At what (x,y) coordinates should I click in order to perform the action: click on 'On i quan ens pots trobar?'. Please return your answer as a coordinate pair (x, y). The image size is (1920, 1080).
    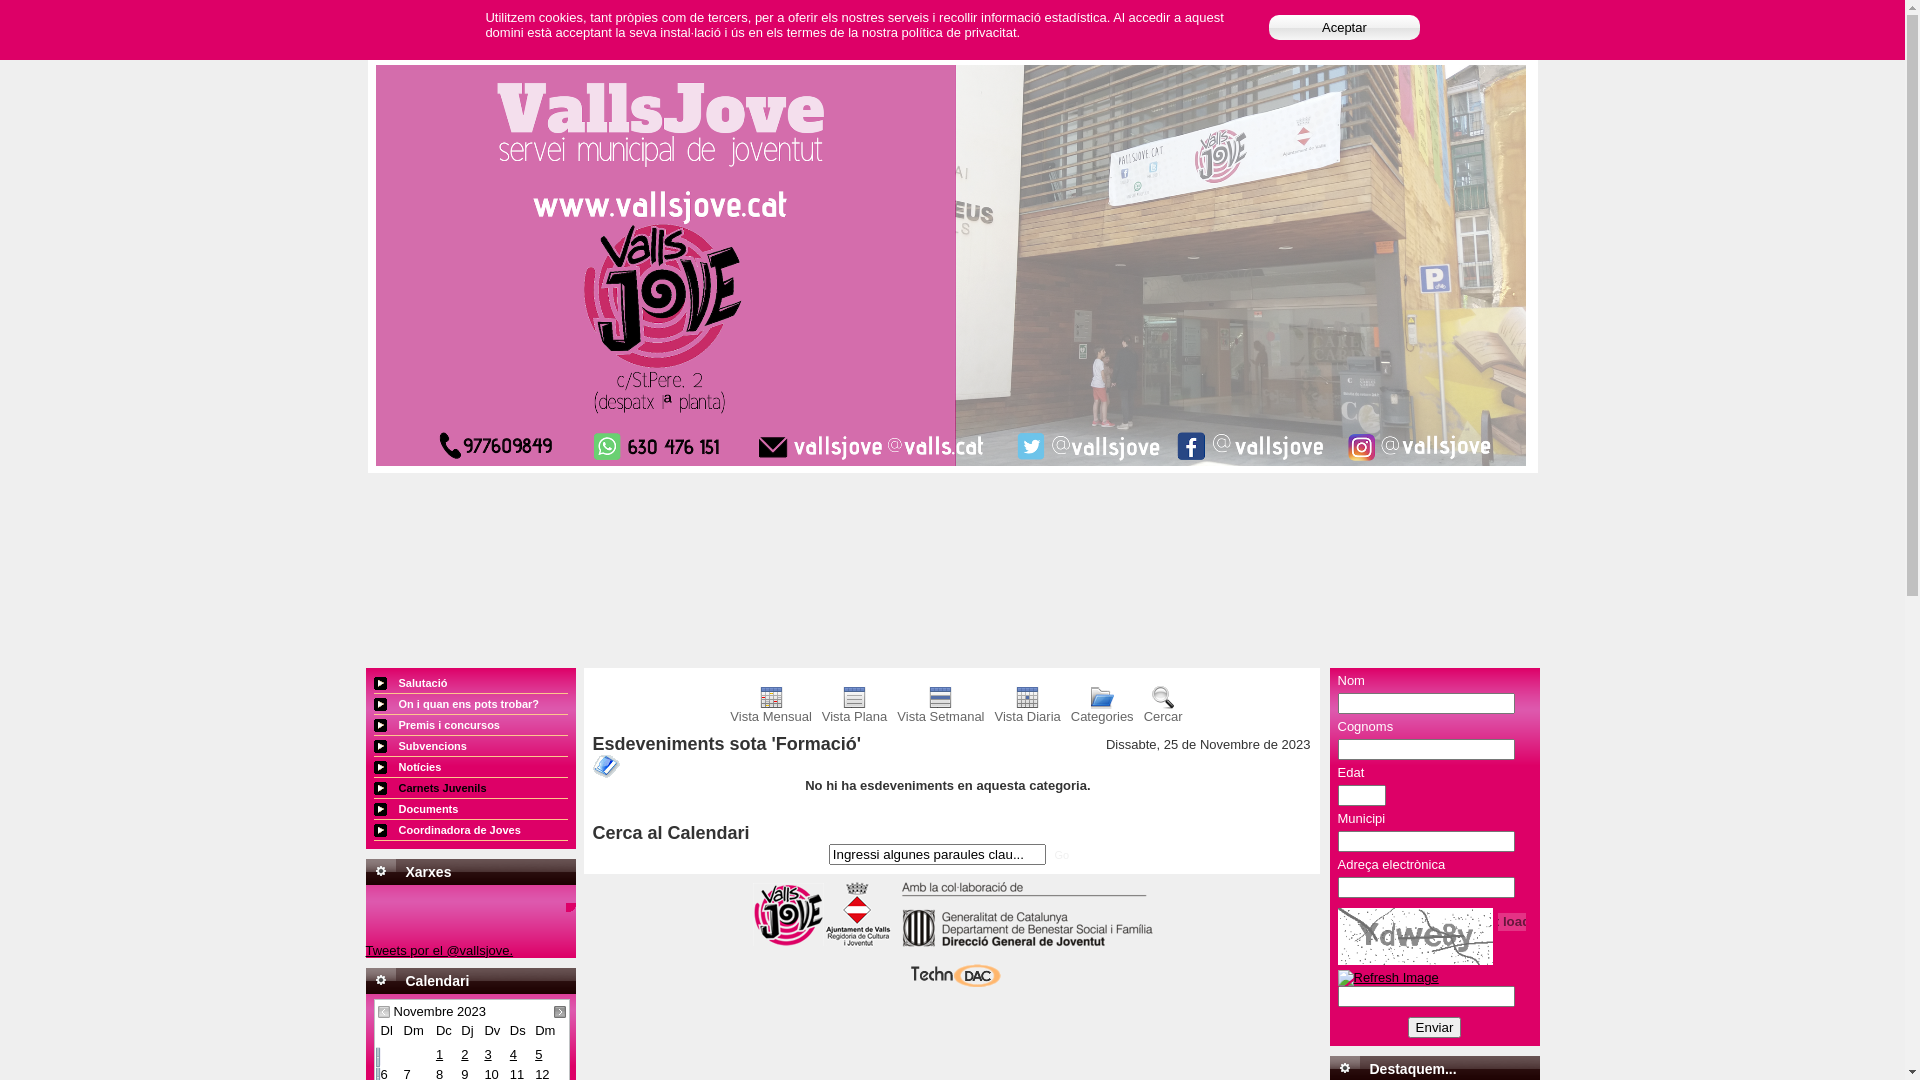
    Looking at the image, I should click on (374, 703).